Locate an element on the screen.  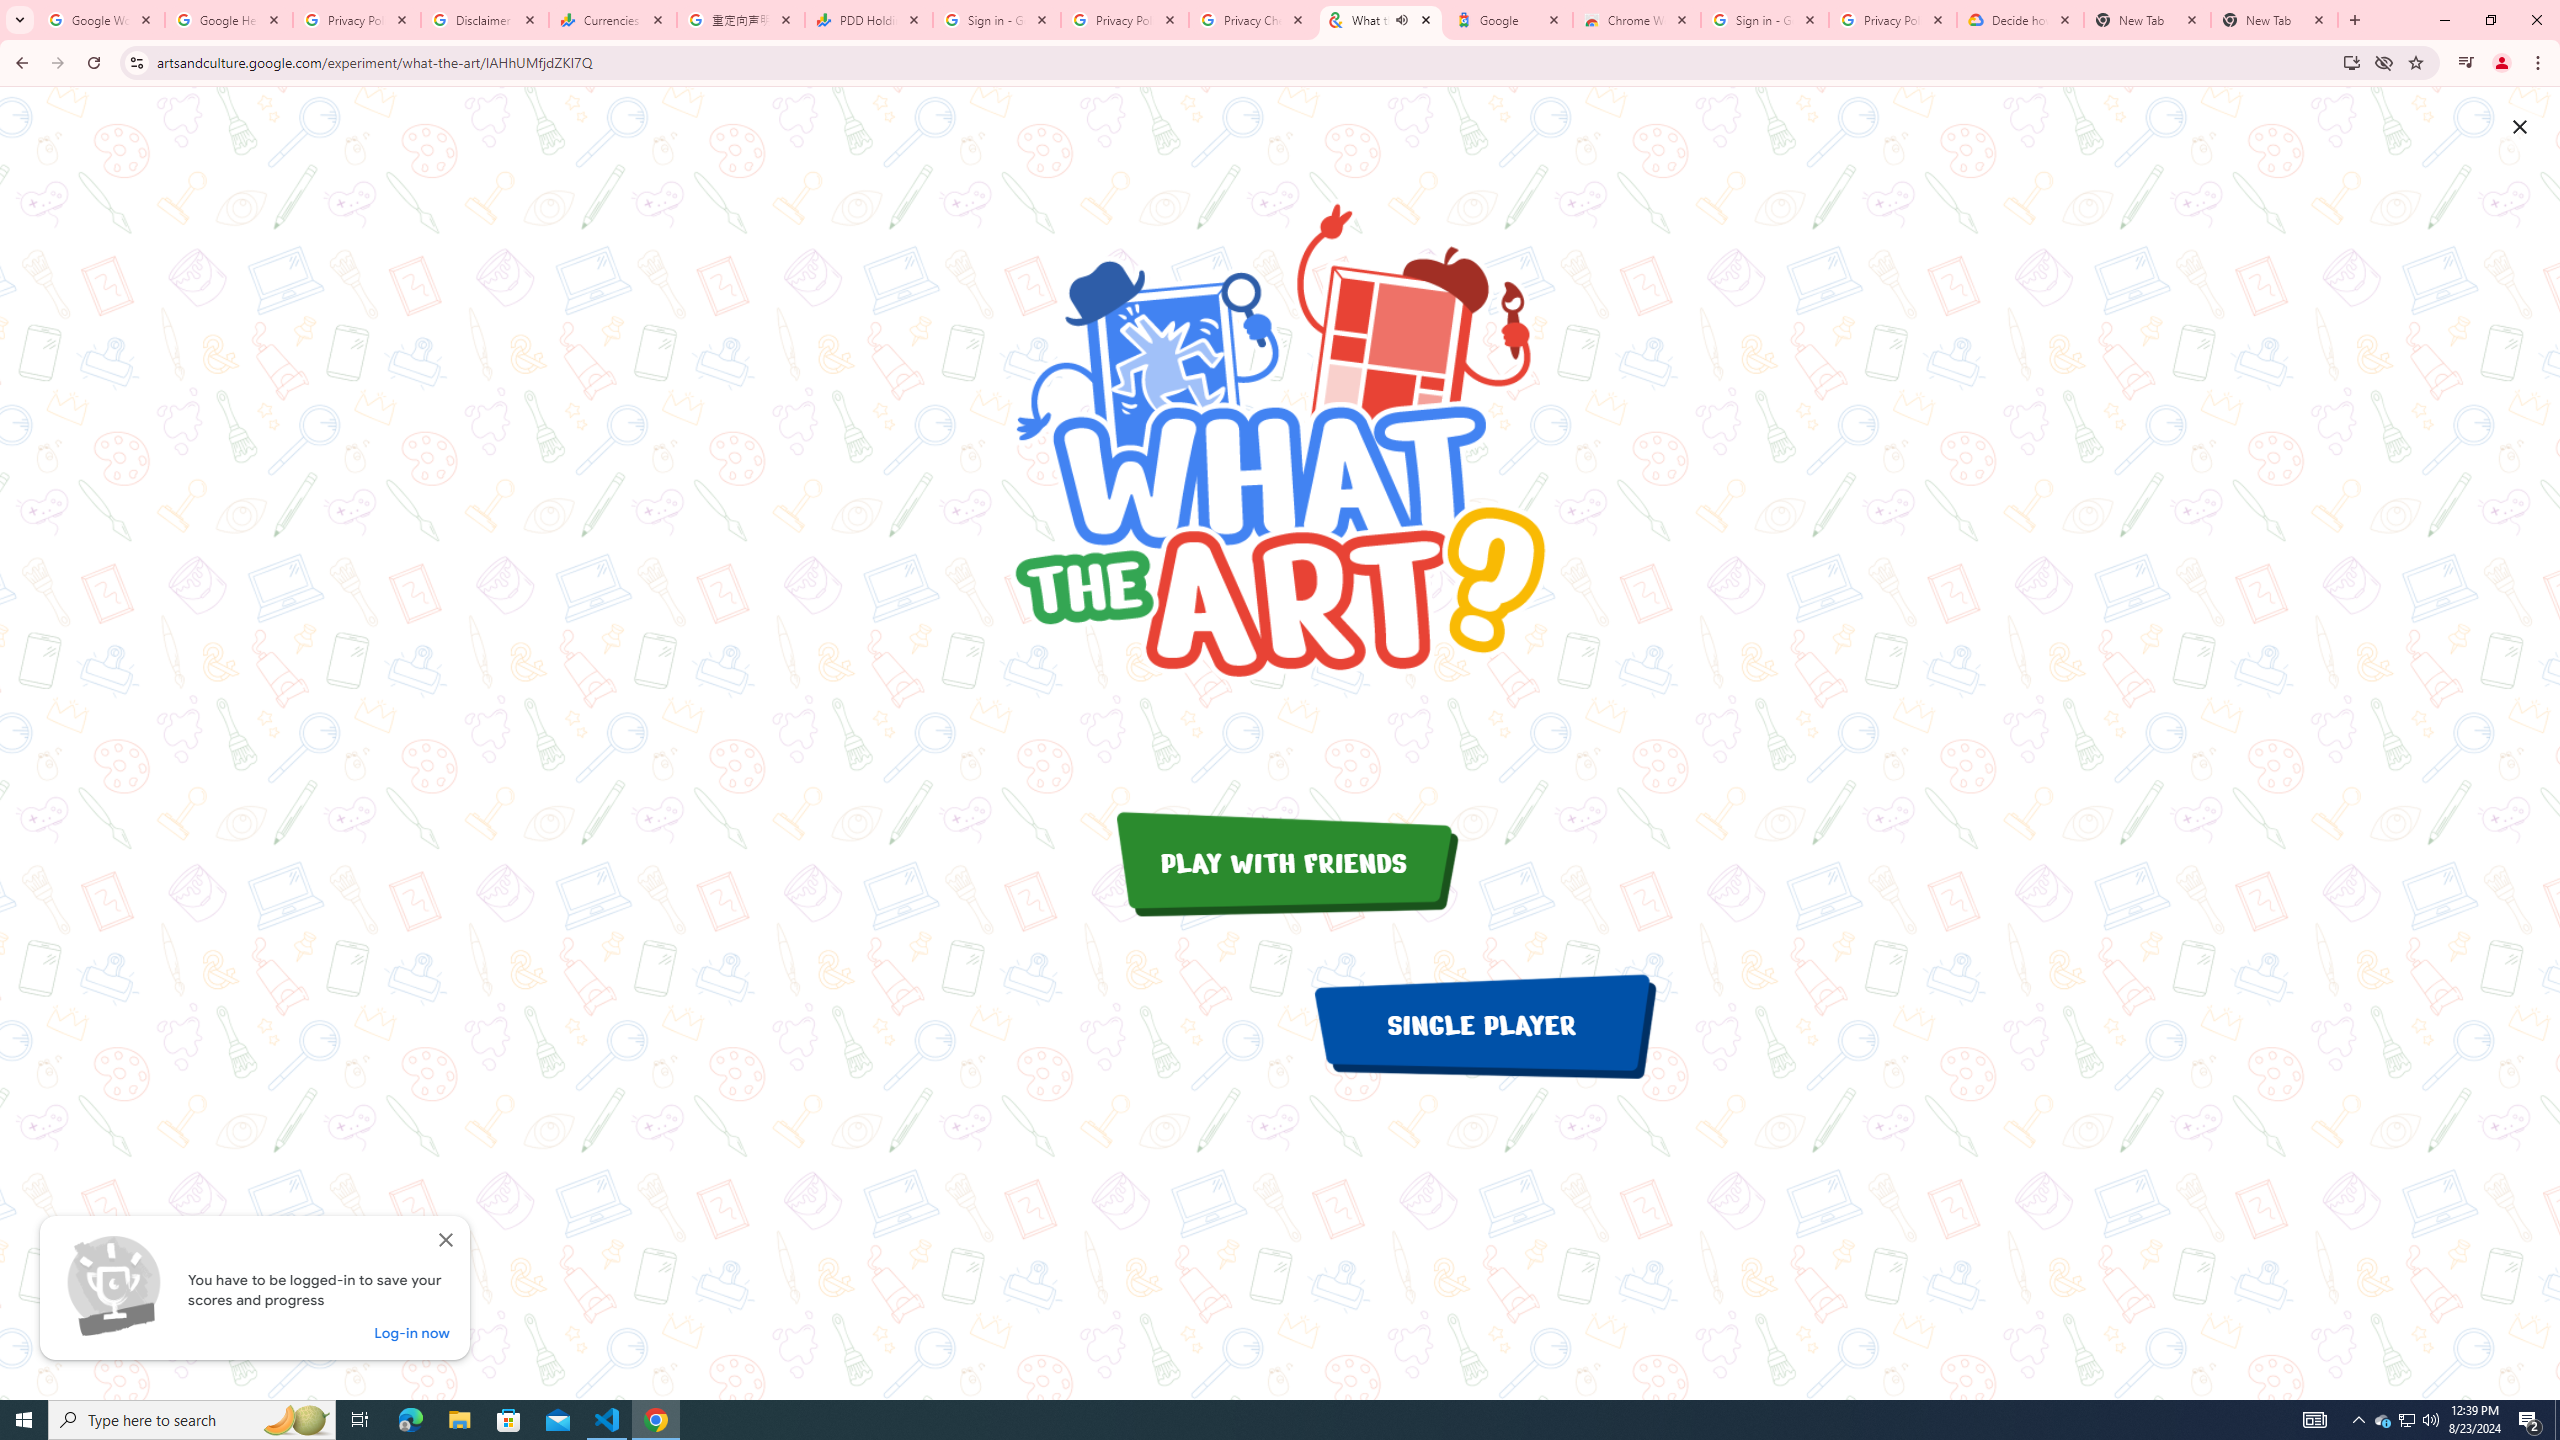
'Sign in - Google Accounts' is located at coordinates (1765, 19).